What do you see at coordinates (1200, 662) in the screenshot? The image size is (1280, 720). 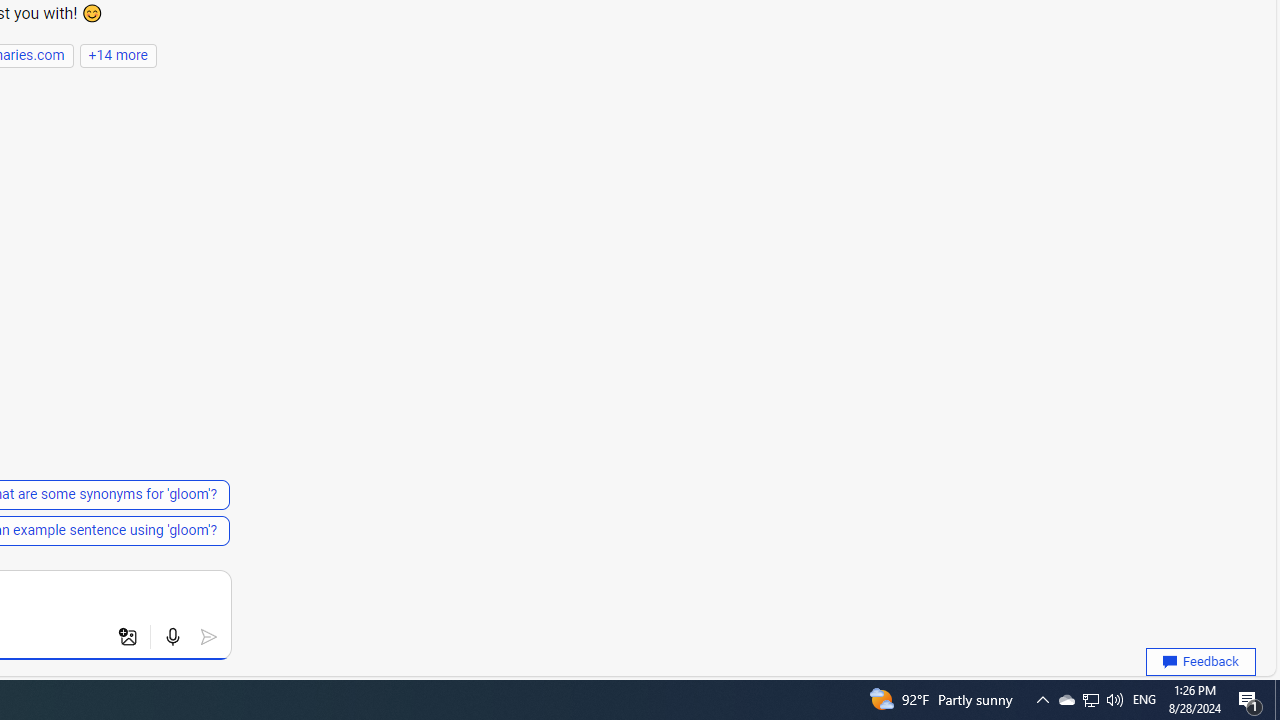 I see `'Feedback'` at bounding box center [1200, 662].